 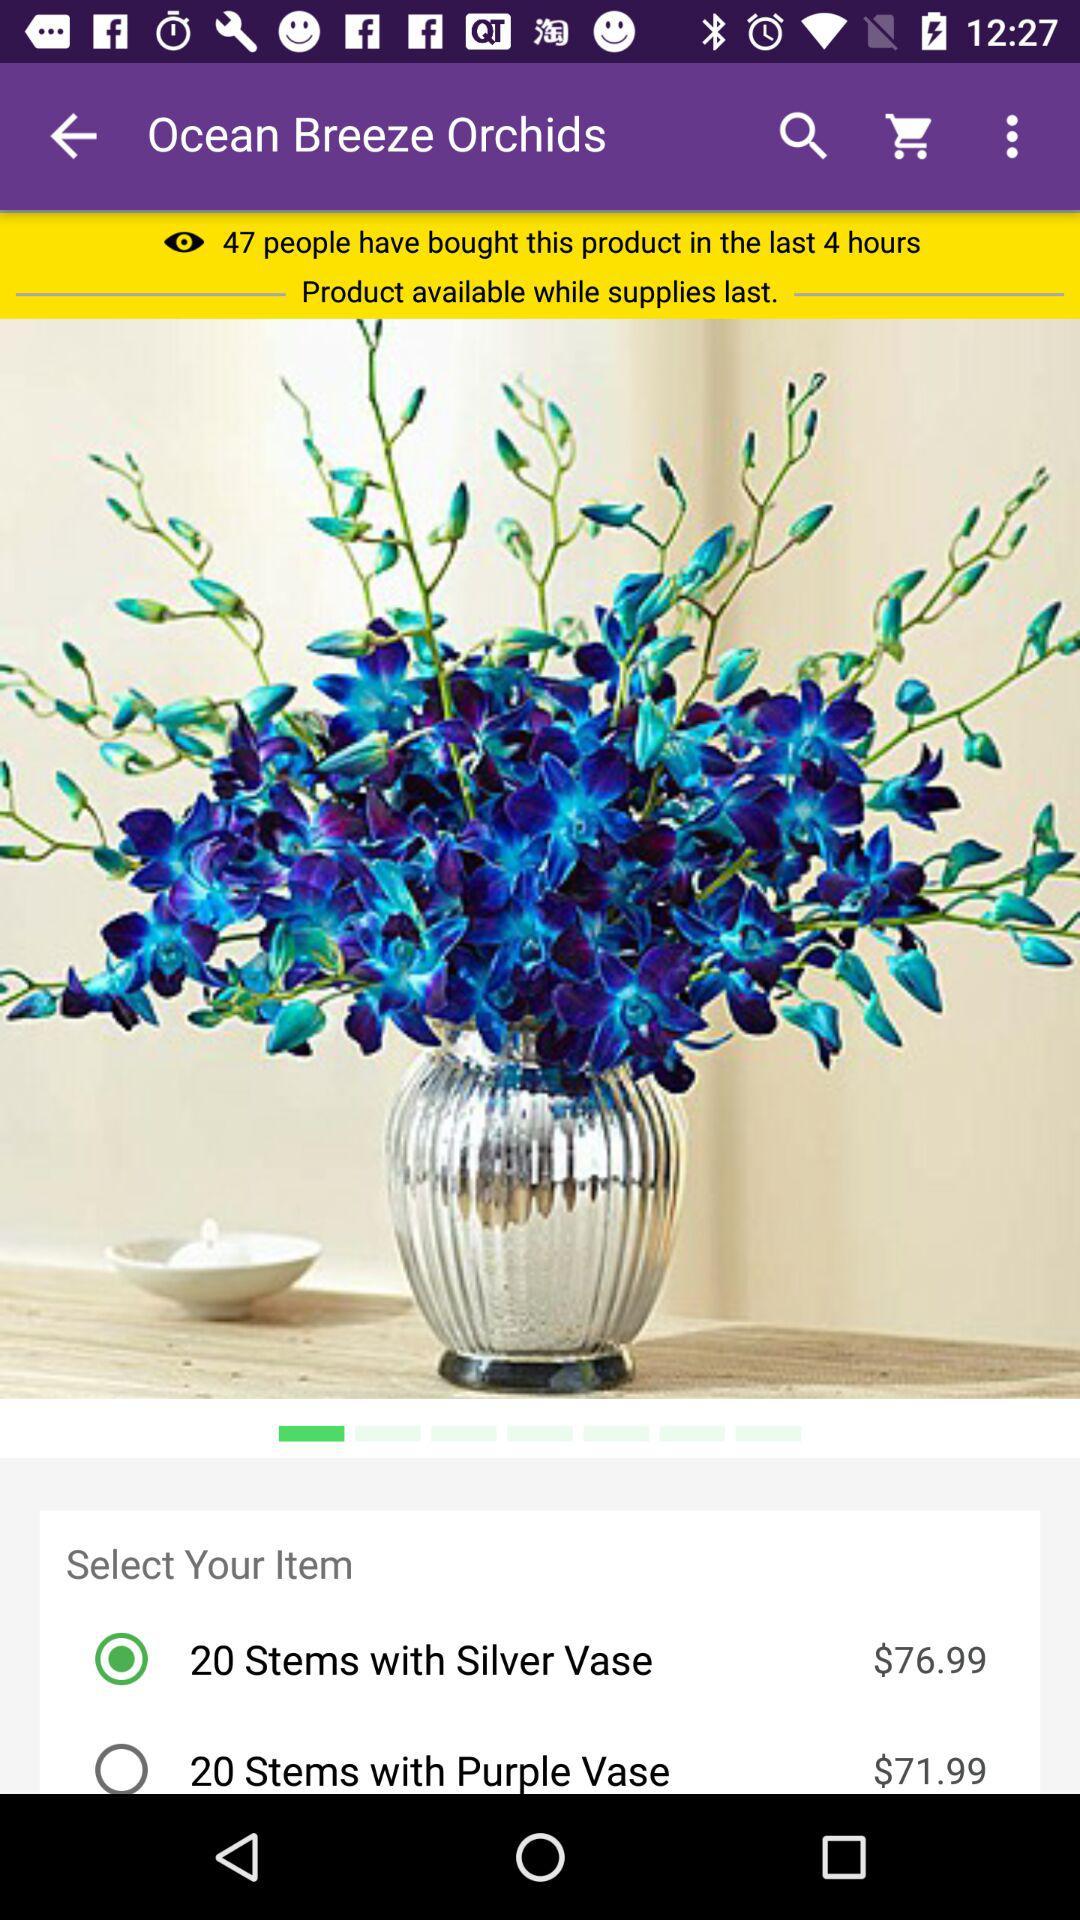 I want to click on the item below product available while, so click(x=540, y=858).